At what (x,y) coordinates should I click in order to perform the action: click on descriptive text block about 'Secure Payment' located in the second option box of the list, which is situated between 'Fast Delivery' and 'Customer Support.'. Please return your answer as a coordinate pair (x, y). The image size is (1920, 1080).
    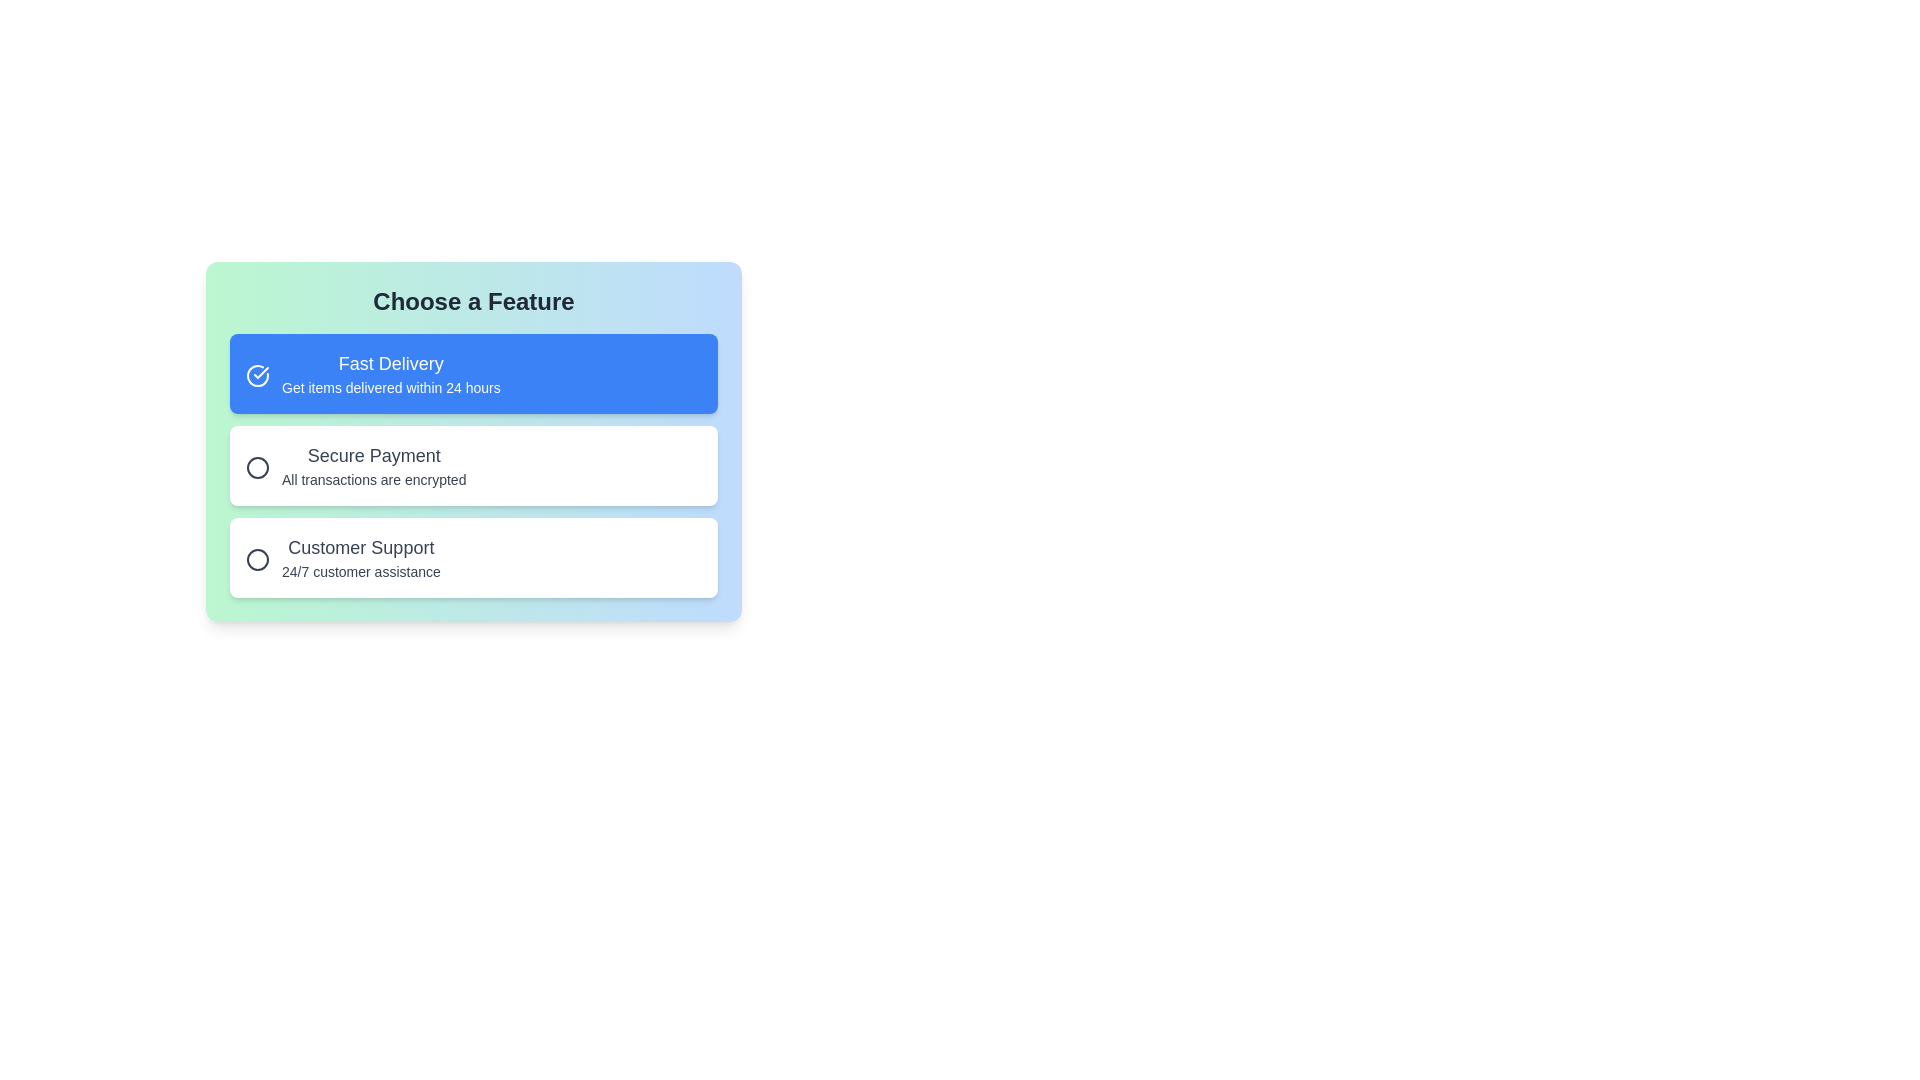
    Looking at the image, I should click on (374, 466).